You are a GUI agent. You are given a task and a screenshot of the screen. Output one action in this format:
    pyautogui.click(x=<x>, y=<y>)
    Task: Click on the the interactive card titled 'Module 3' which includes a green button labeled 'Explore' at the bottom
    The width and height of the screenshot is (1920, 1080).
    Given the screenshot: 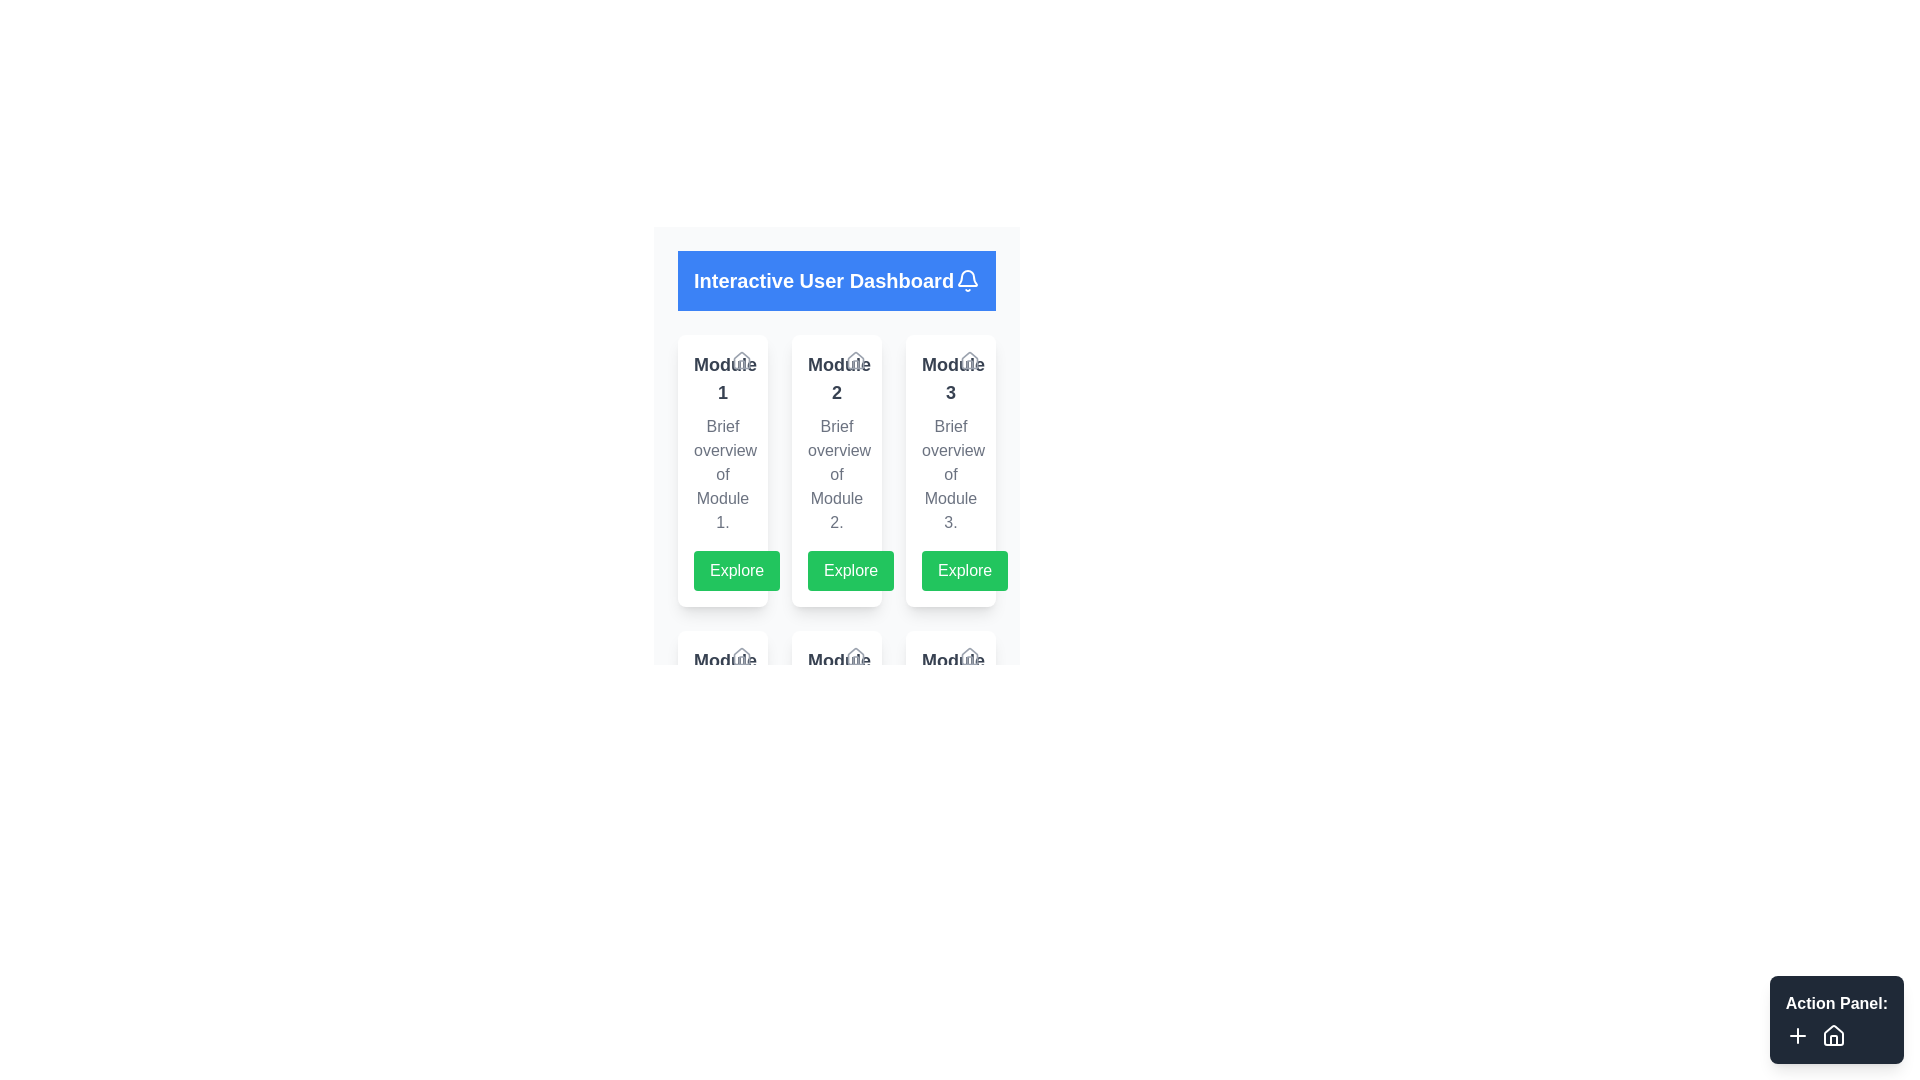 What is the action you would take?
    pyautogui.click(x=949, y=470)
    